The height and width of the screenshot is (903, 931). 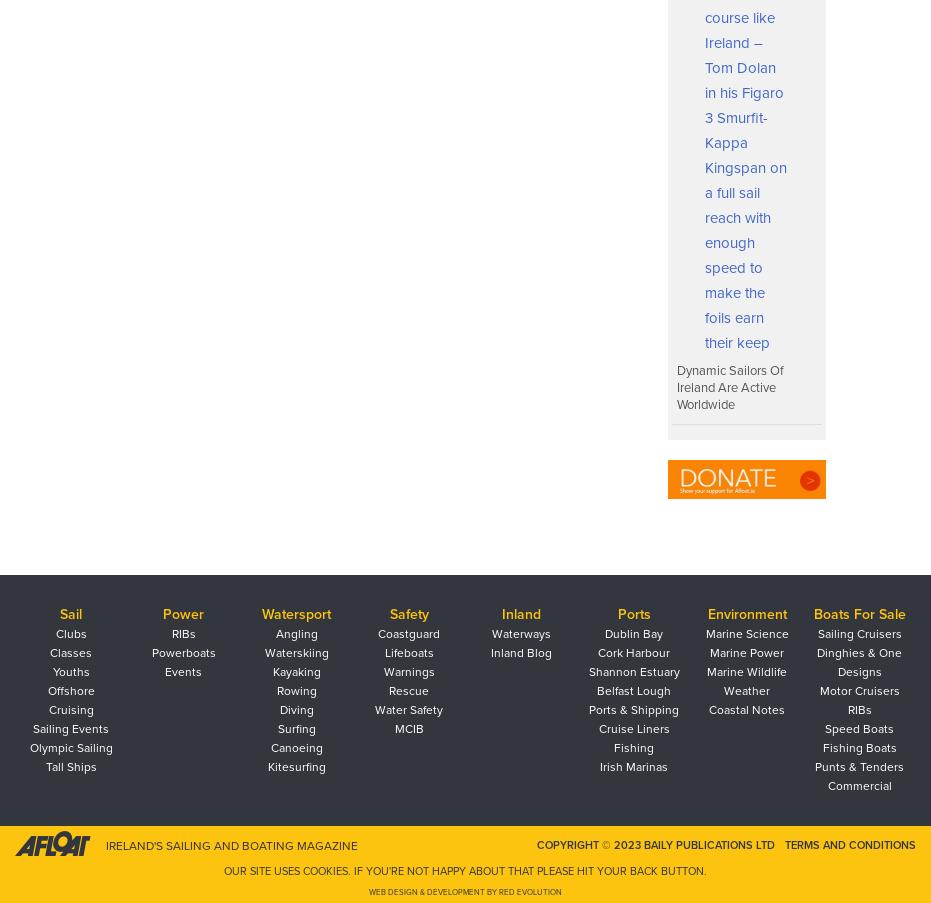 I want to click on 'What is the Performance Pathway?', so click(x=245, y=210).